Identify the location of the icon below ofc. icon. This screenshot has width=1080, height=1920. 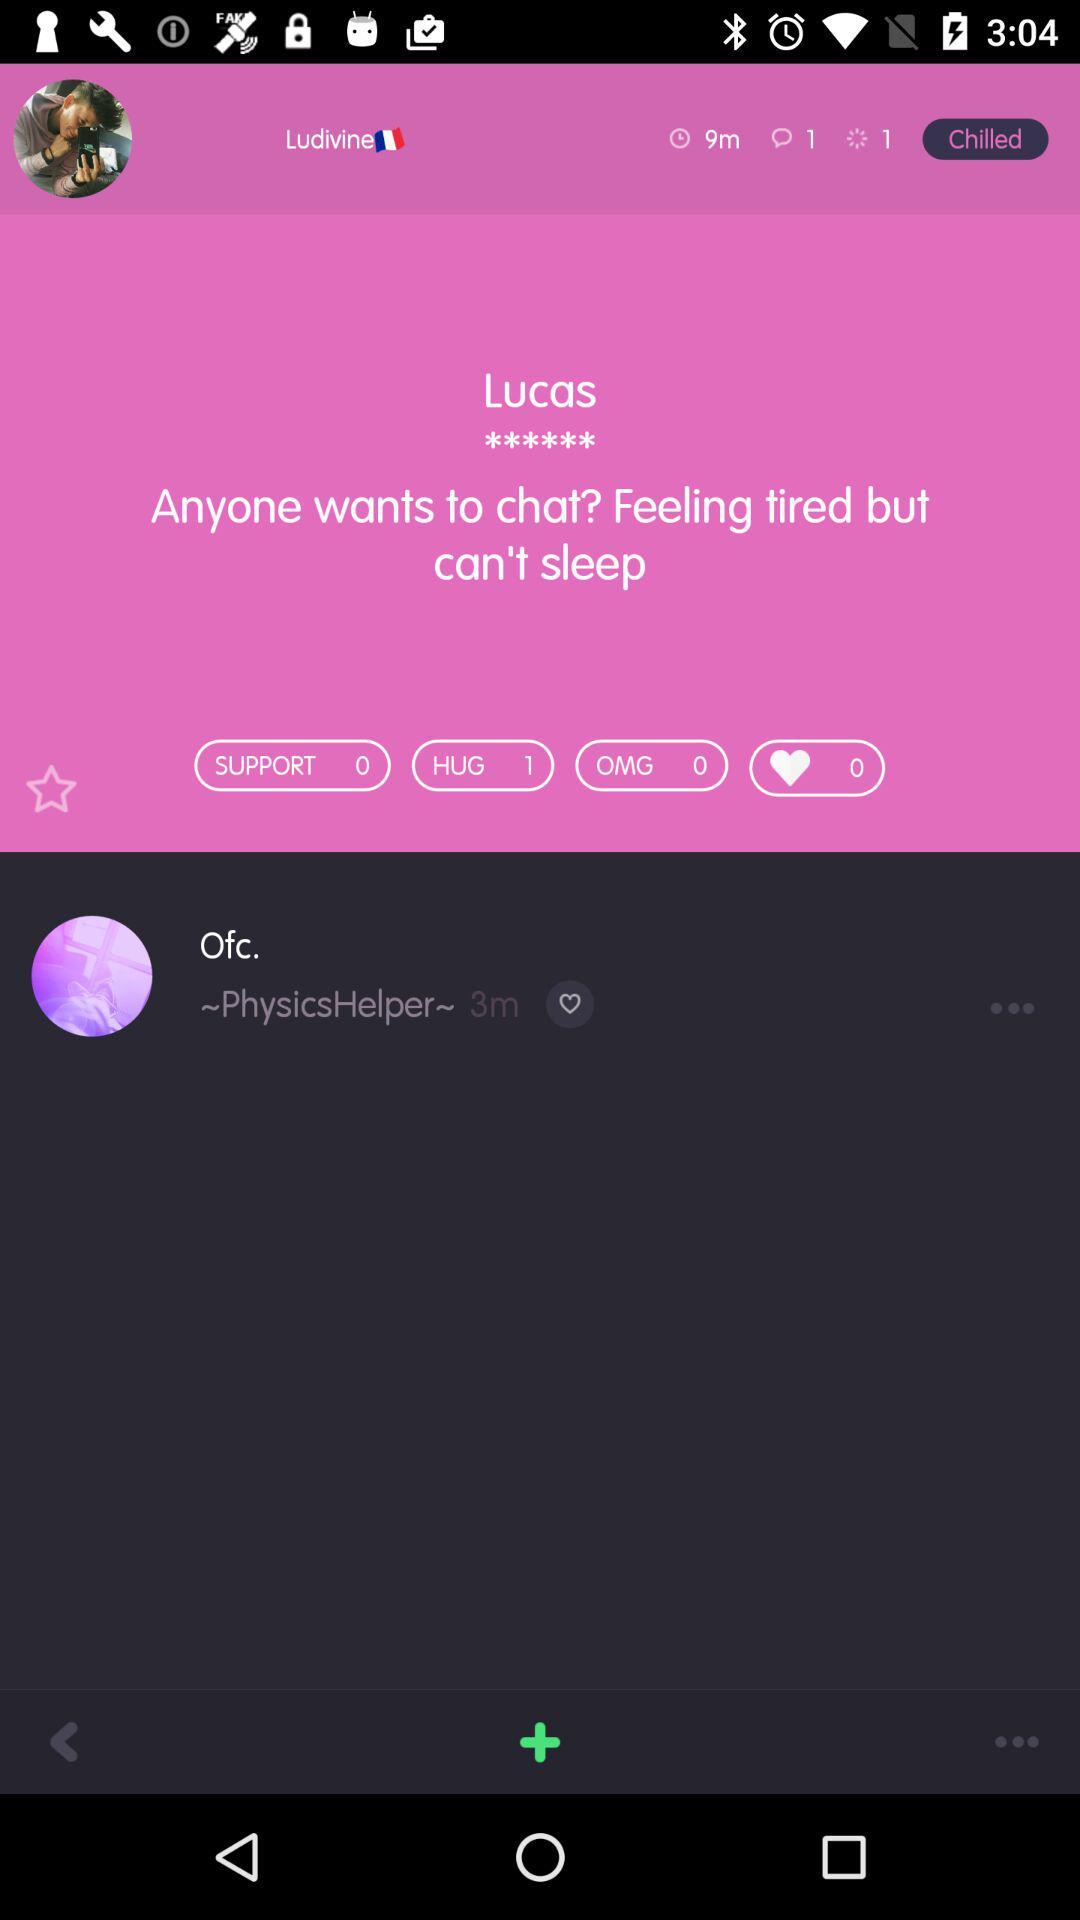
(326, 1003).